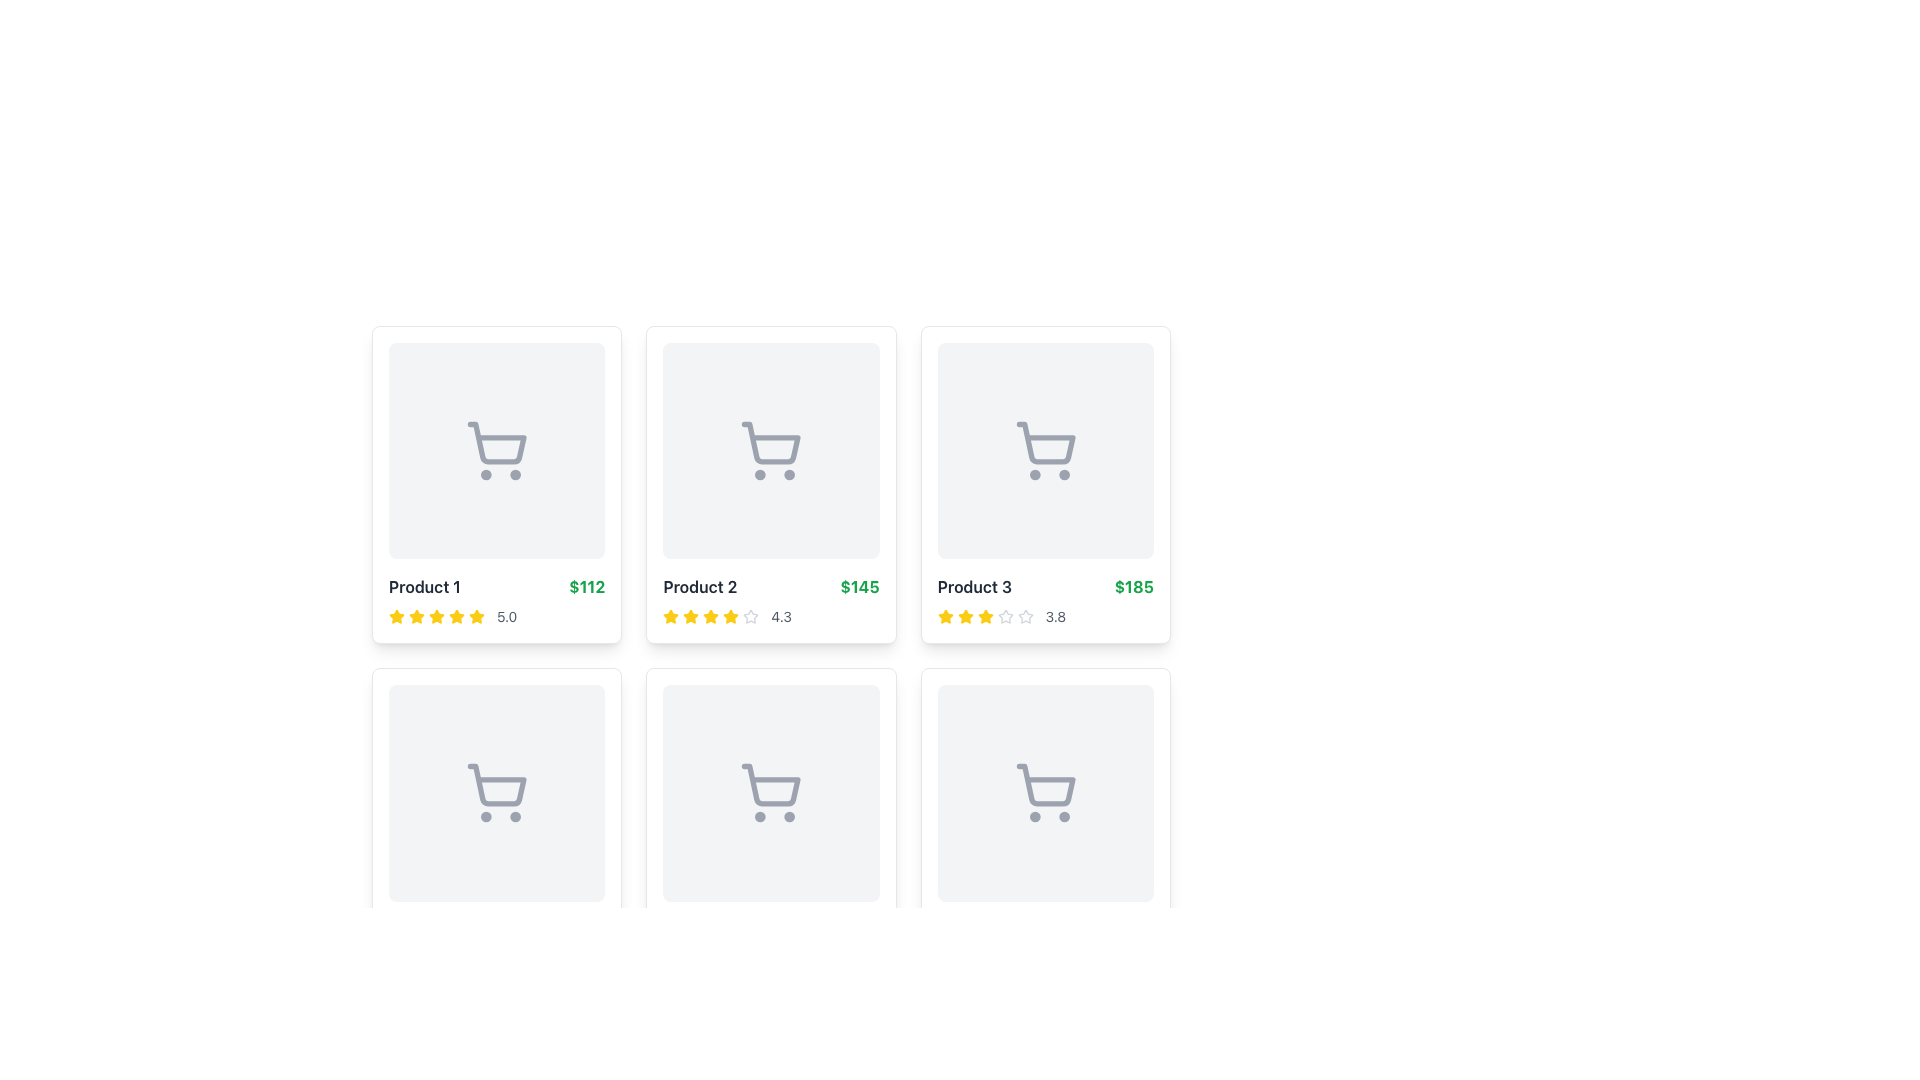 This screenshot has width=1920, height=1080. Describe the element at coordinates (497, 827) in the screenshot. I see `the shopping cart icon located on the Product card, which is the first item in the second row of the grid layout, directly below 'Product 1'` at that location.